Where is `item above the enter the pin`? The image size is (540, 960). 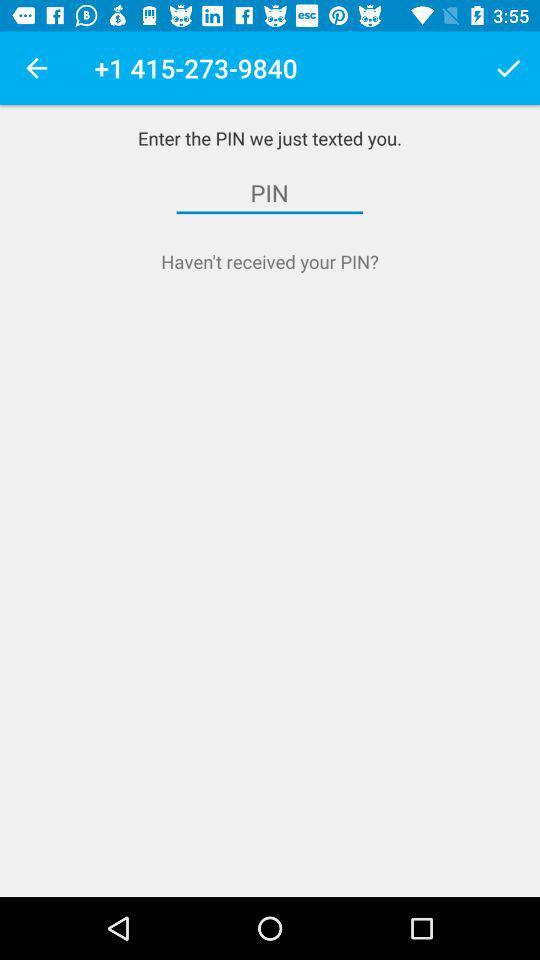 item above the enter the pin is located at coordinates (508, 68).